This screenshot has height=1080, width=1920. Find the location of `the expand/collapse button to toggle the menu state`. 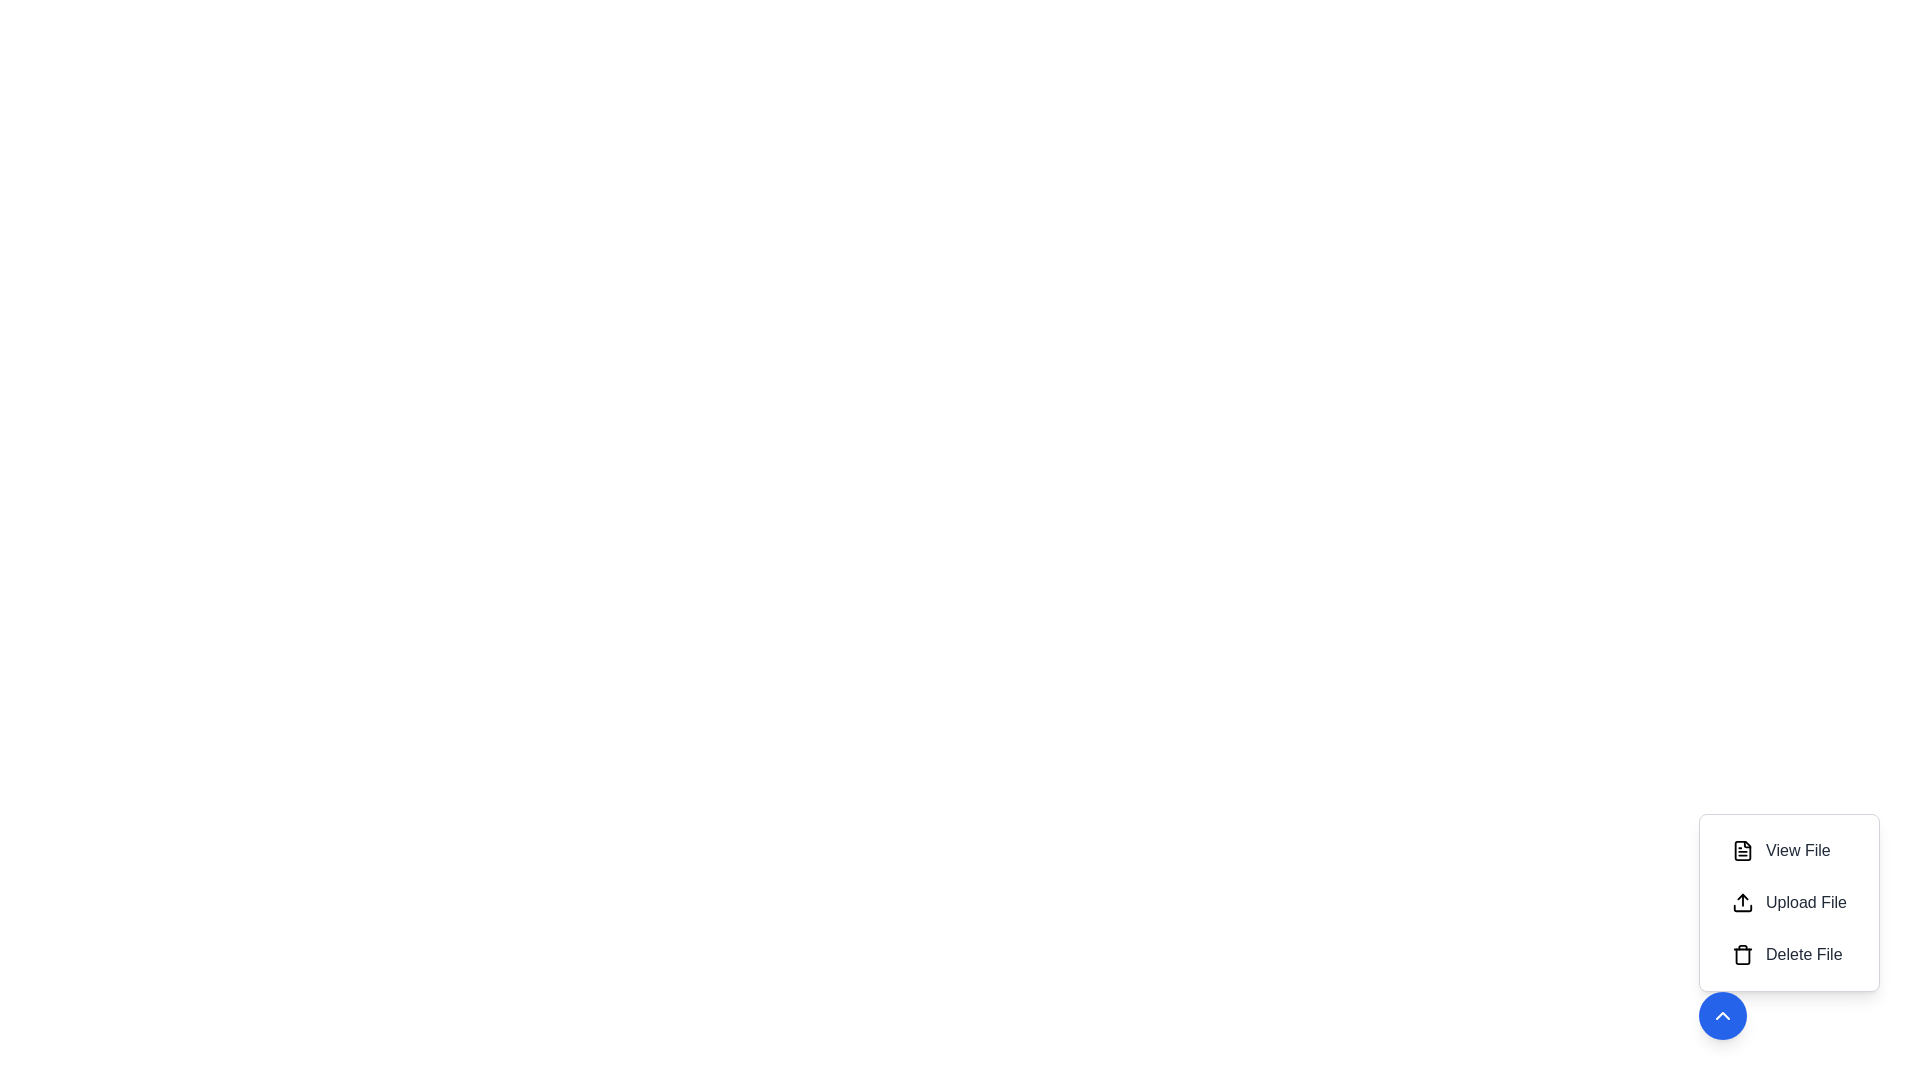

the expand/collapse button to toggle the menu state is located at coordinates (1722, 1015).